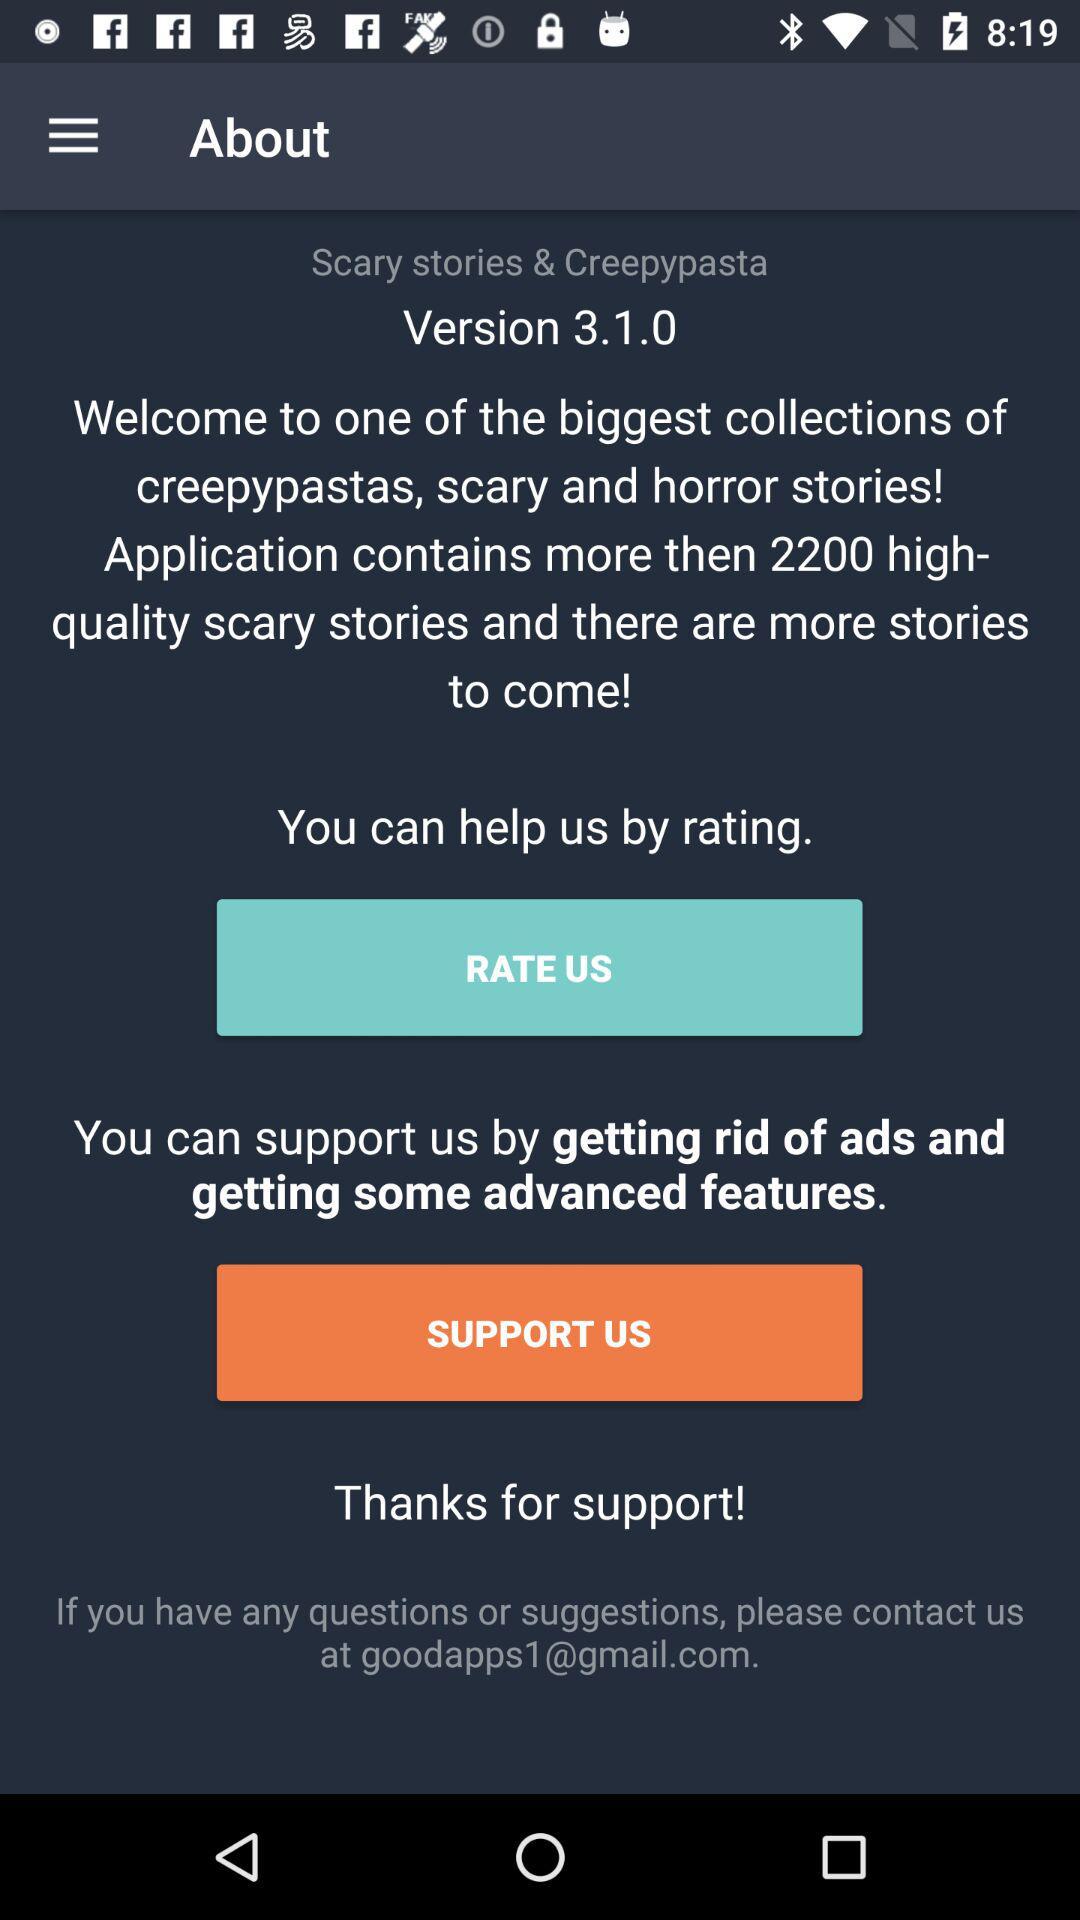 The image size is (1080, 1920). What do you see at coordinates (538, 967) in the screenshot?
I see `the rate us` at bounding box center [538, 967].